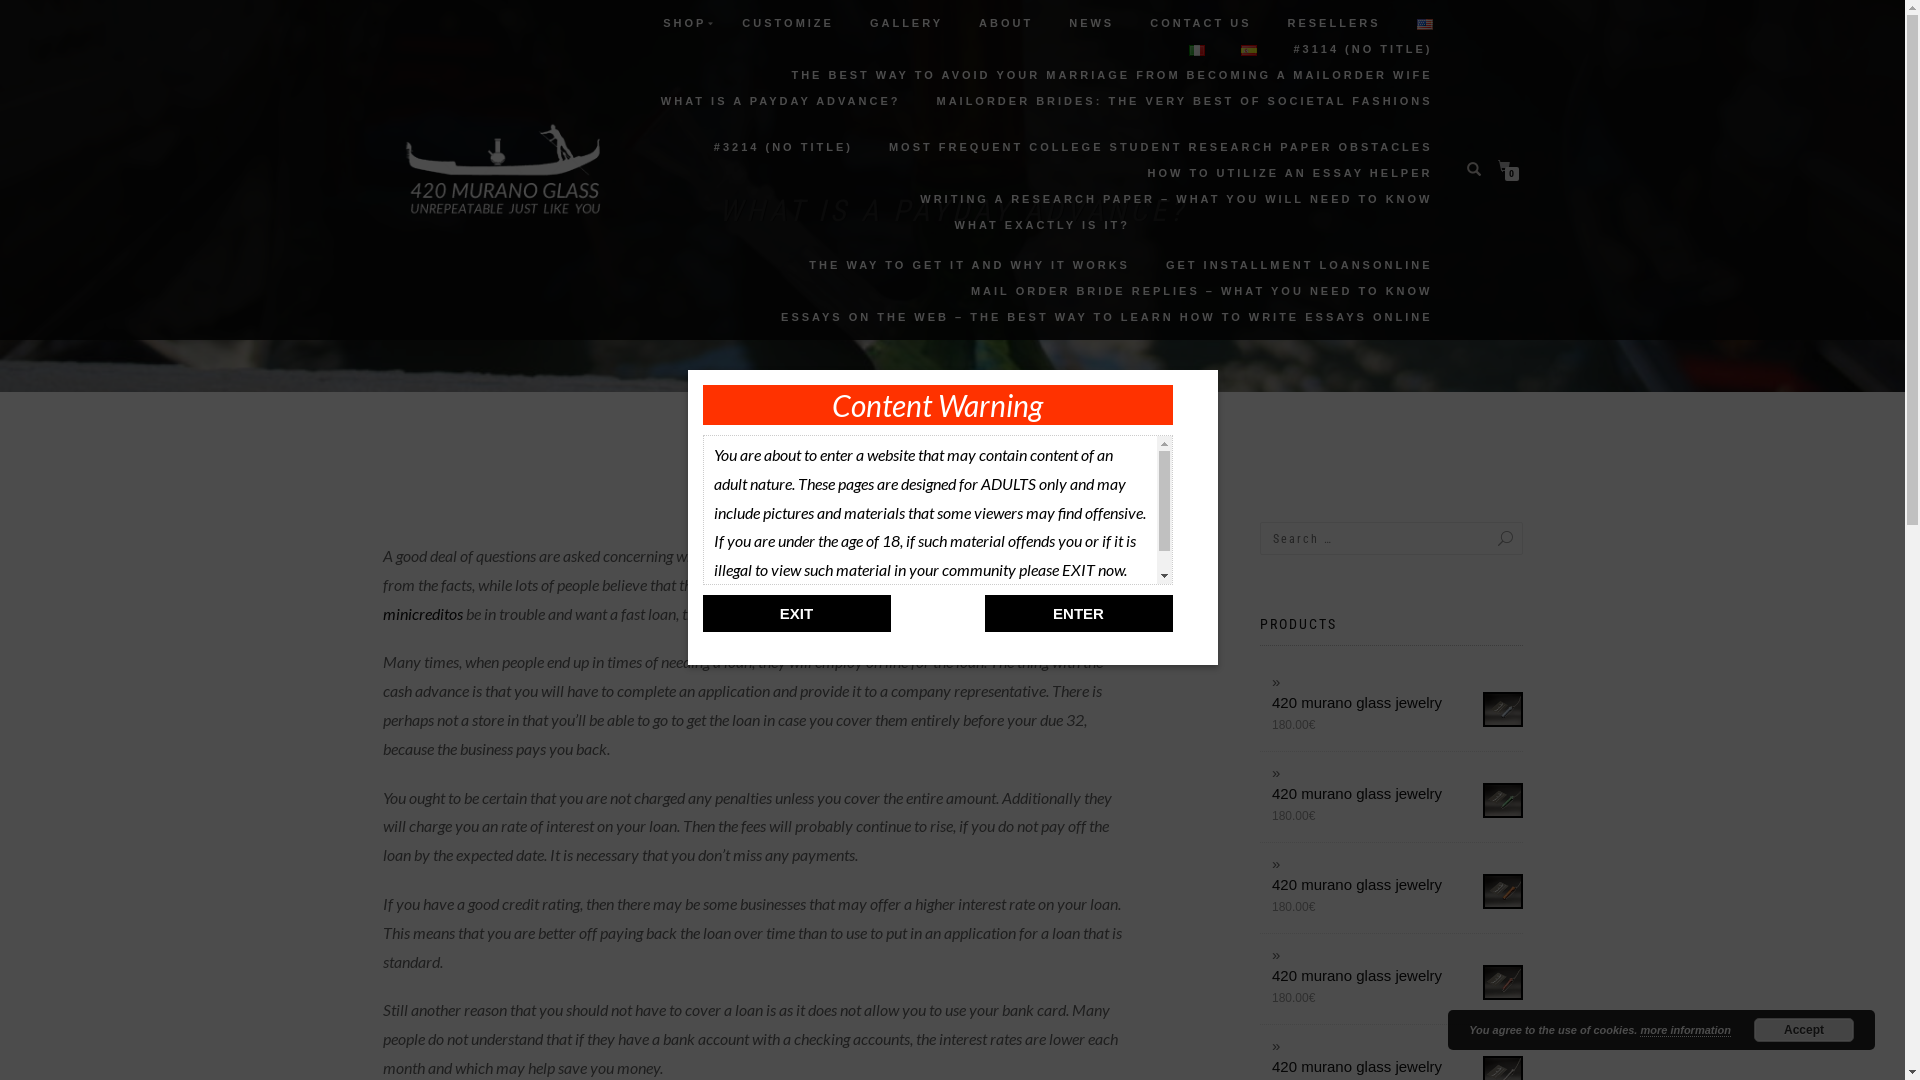 The image size is (1920, 1080). What do you see at coordinates (1423, 24) in the screenshot?
I see `'English (en_US)'` at bounding box center [1423, 24].